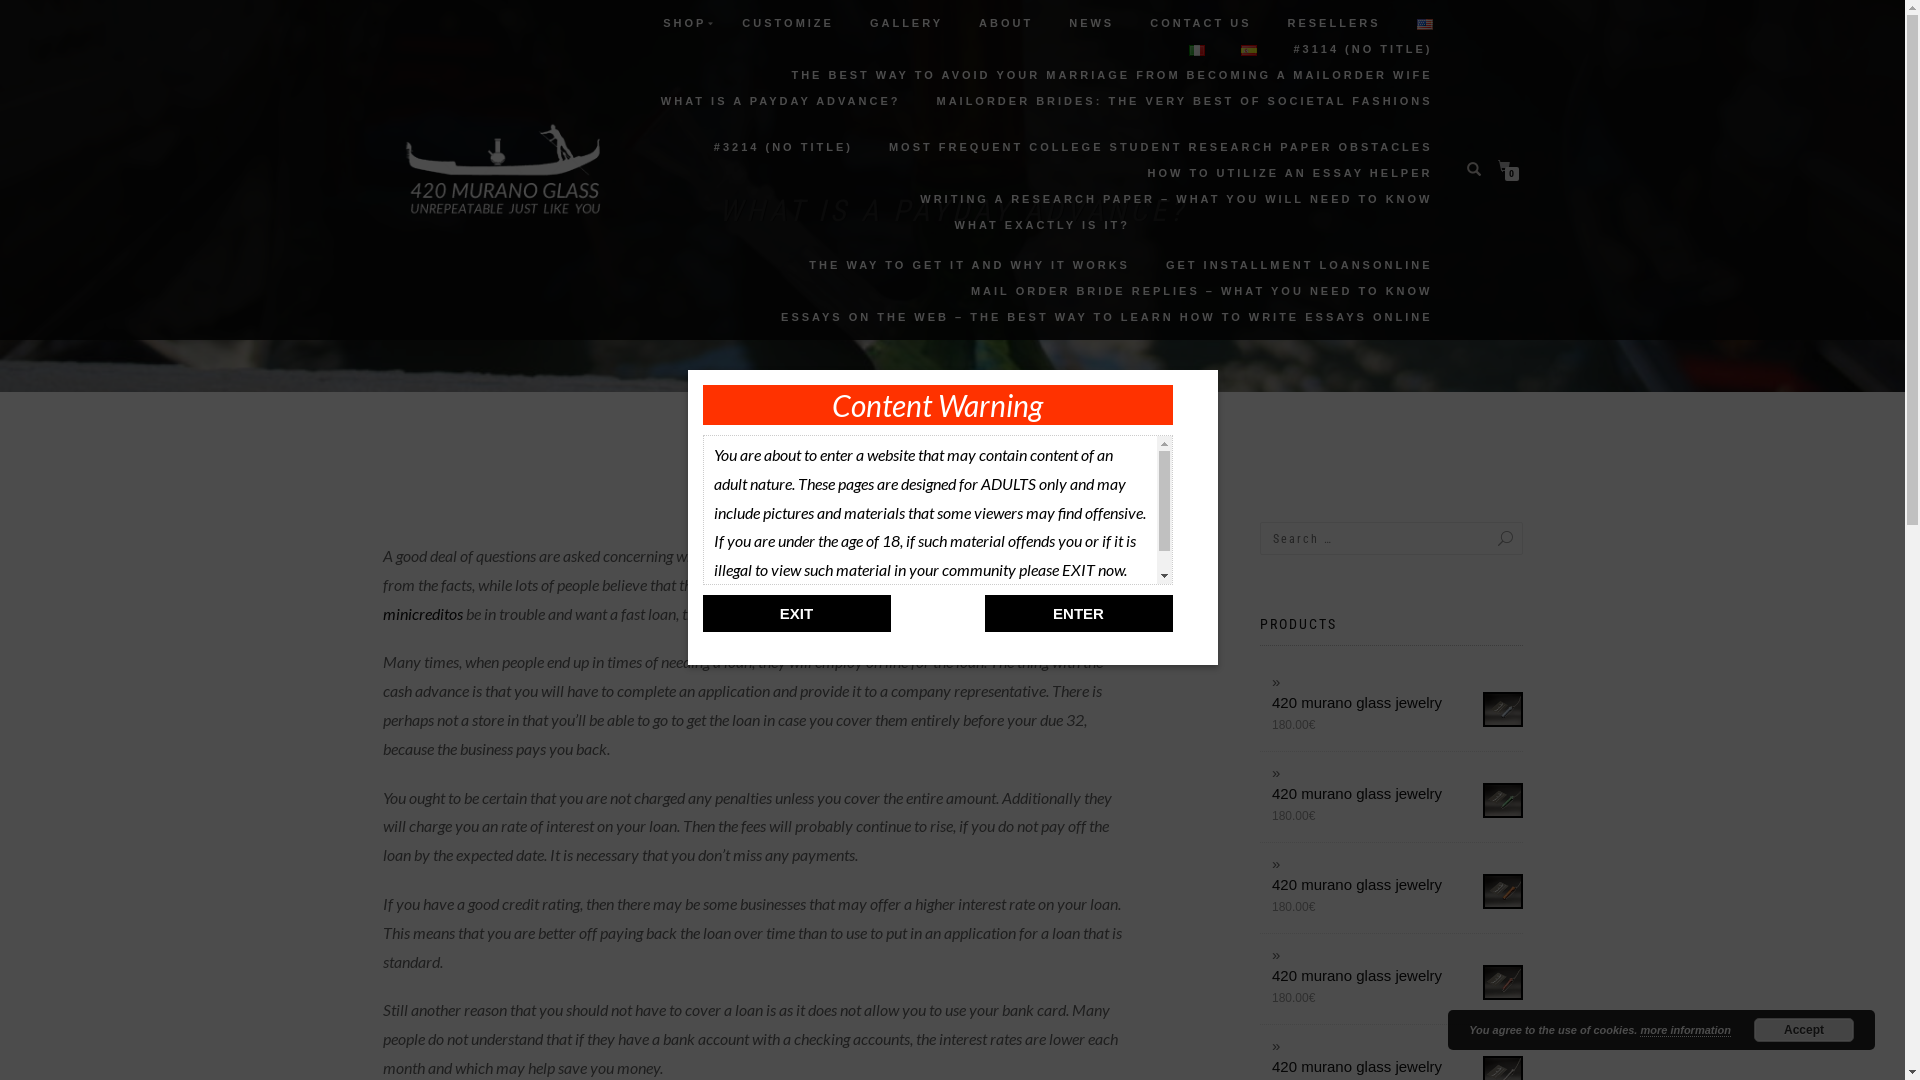 The image size is (1920, 1080). What do you see at coordinates (1423, 24) in the screenshot?
I see `'English (en_US)'` at bounding box center [1423, 24].